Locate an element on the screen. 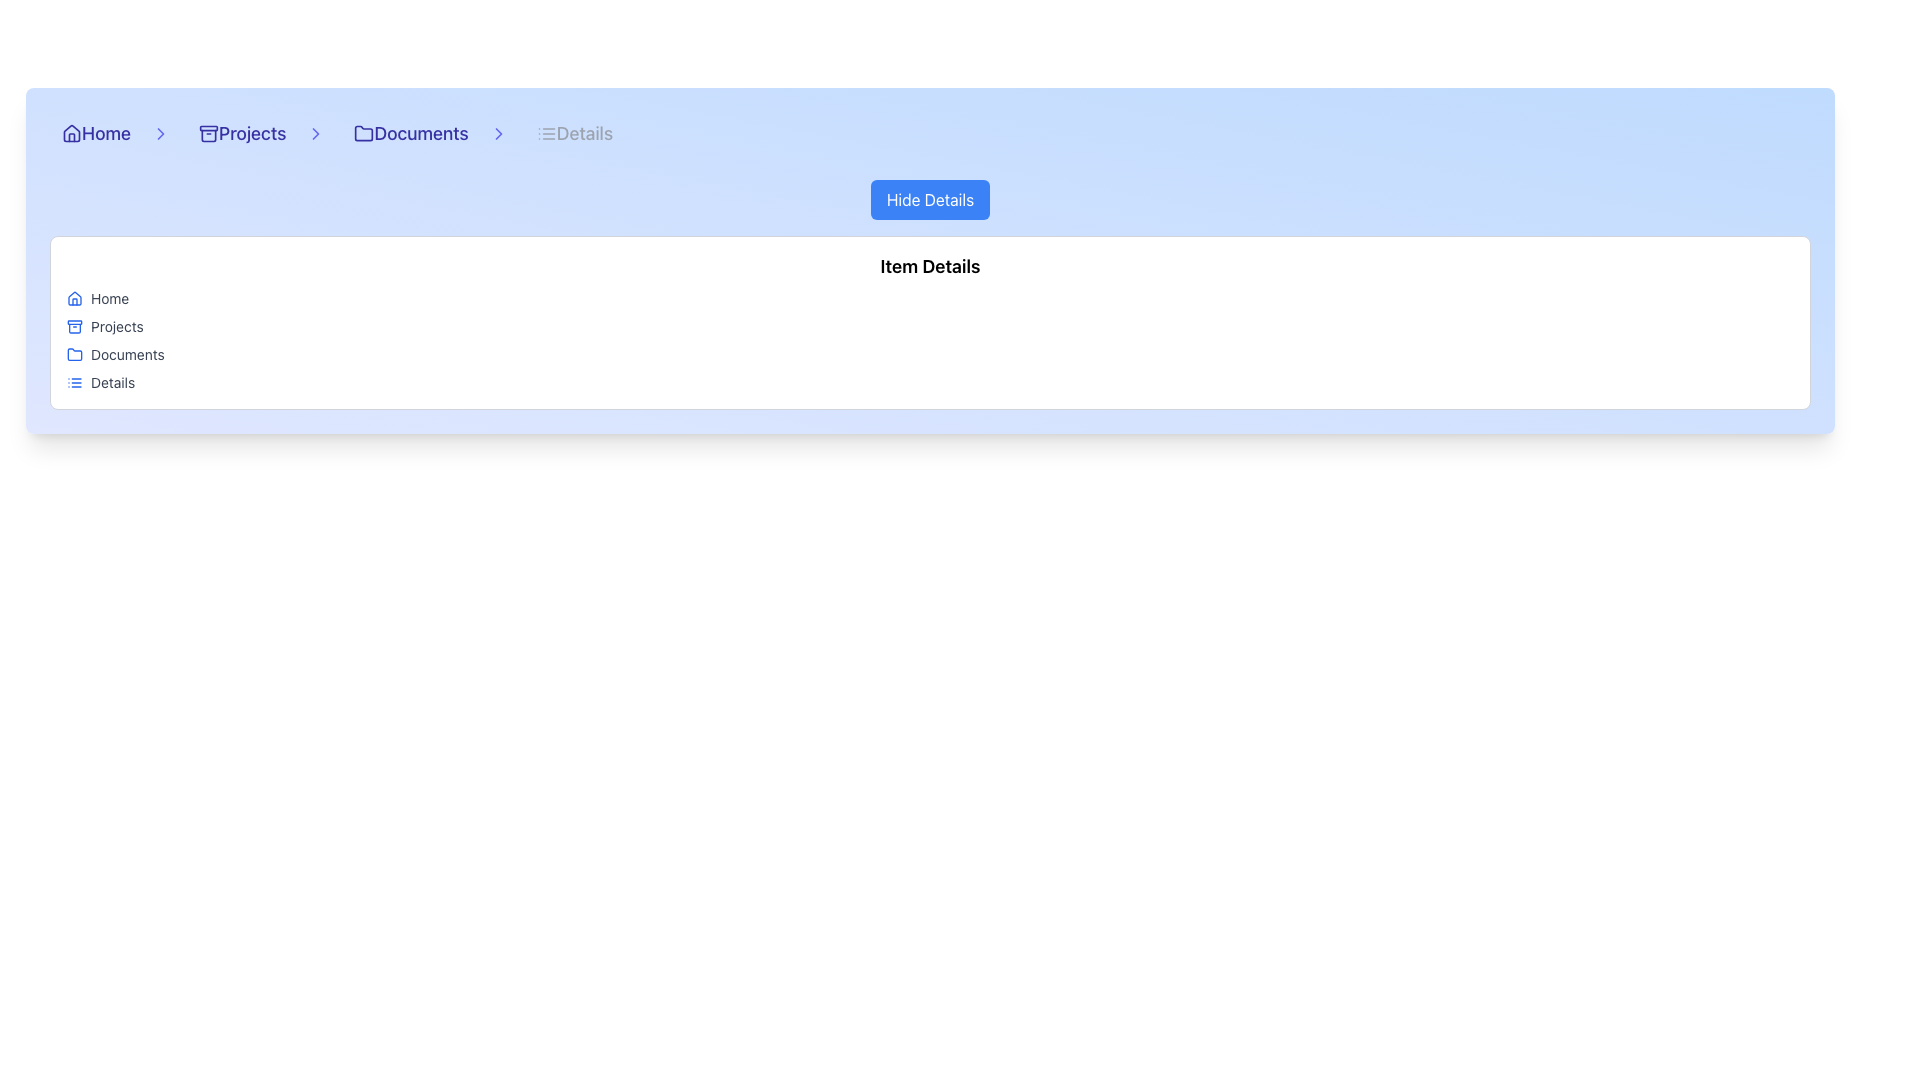 The width and height of the screenshot is (1920, 1080). the breadcrumb hyperlink for 'Documents' located at the third position in the breadcrumb navigation bar is located at coordinates (410, 134).